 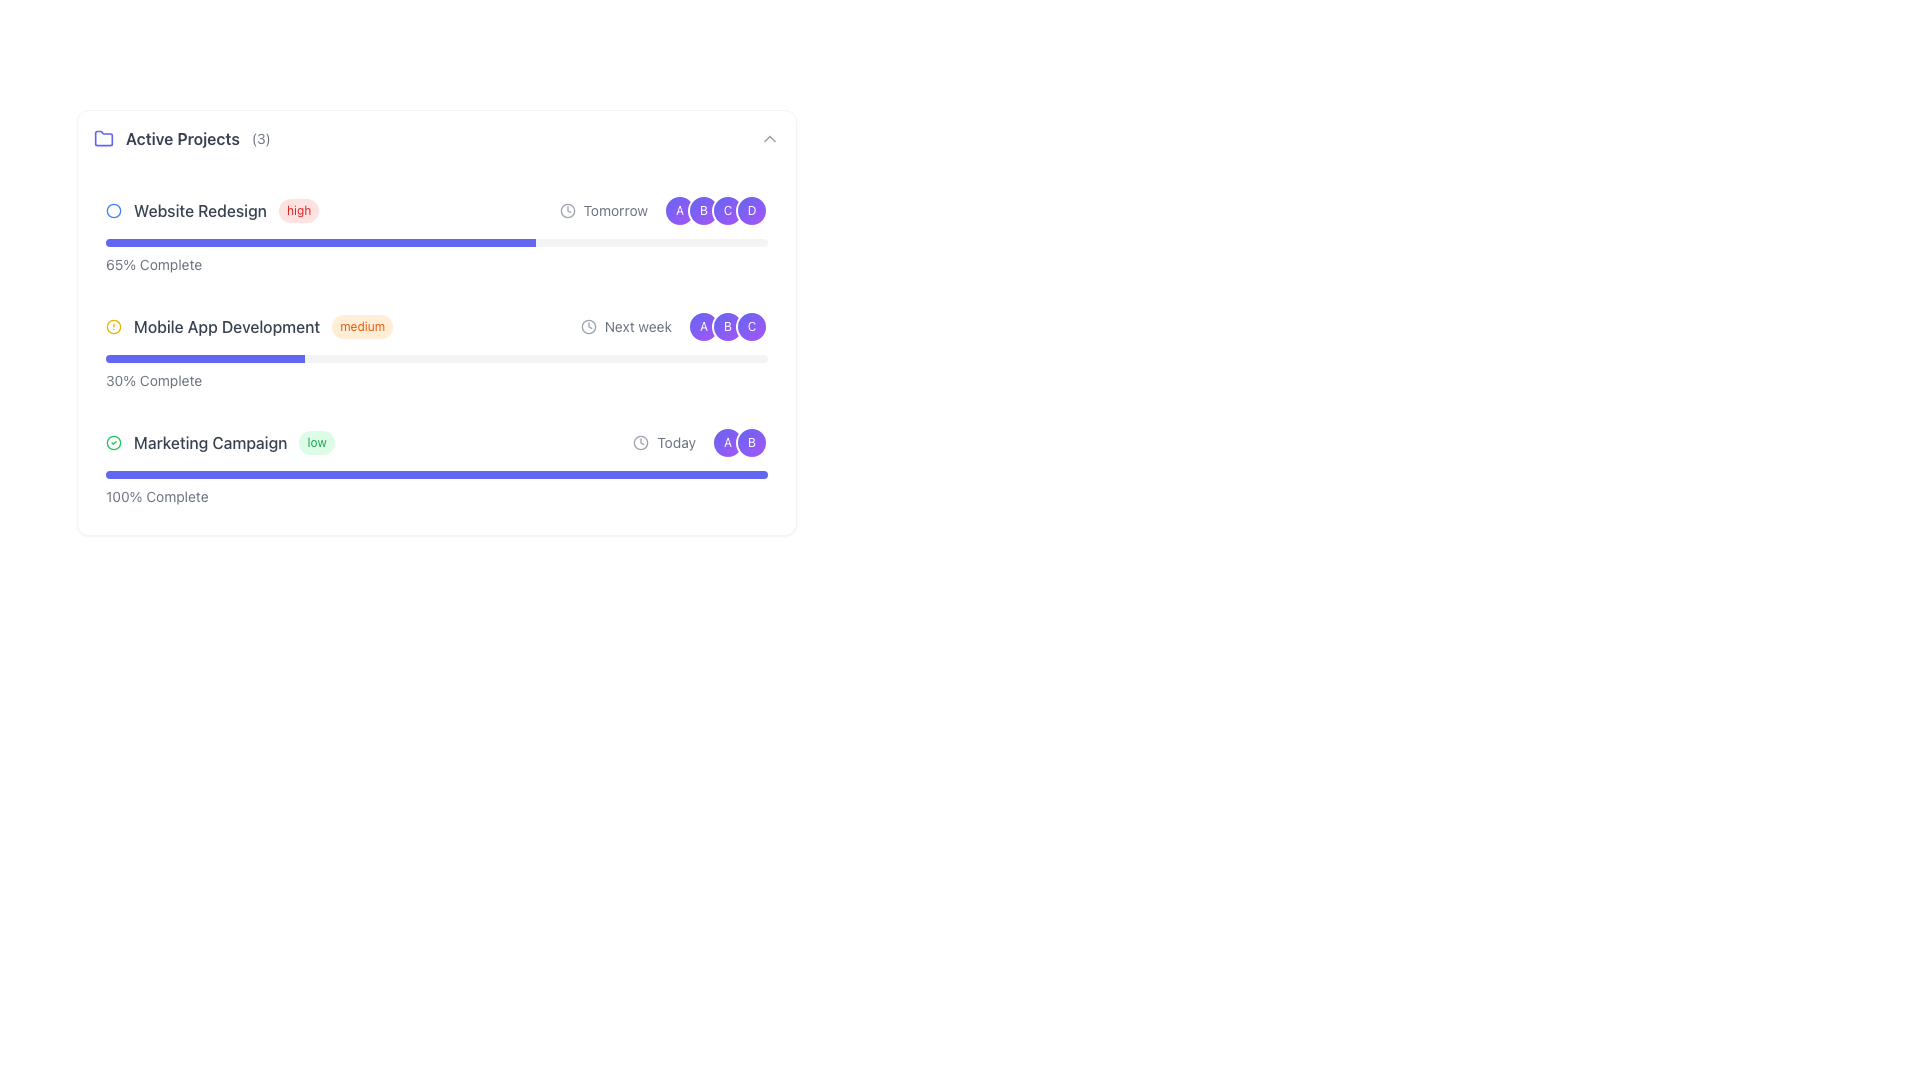 What do you see at coordinates (113, 442) in the screenshot?
I see `the status indicator icon for the 'Marketing Campaign' task, which is located at the far left of its row and adjacent to the text 'Marketing Campaign' and the status label 'low'` at bounding box center [113, 442].